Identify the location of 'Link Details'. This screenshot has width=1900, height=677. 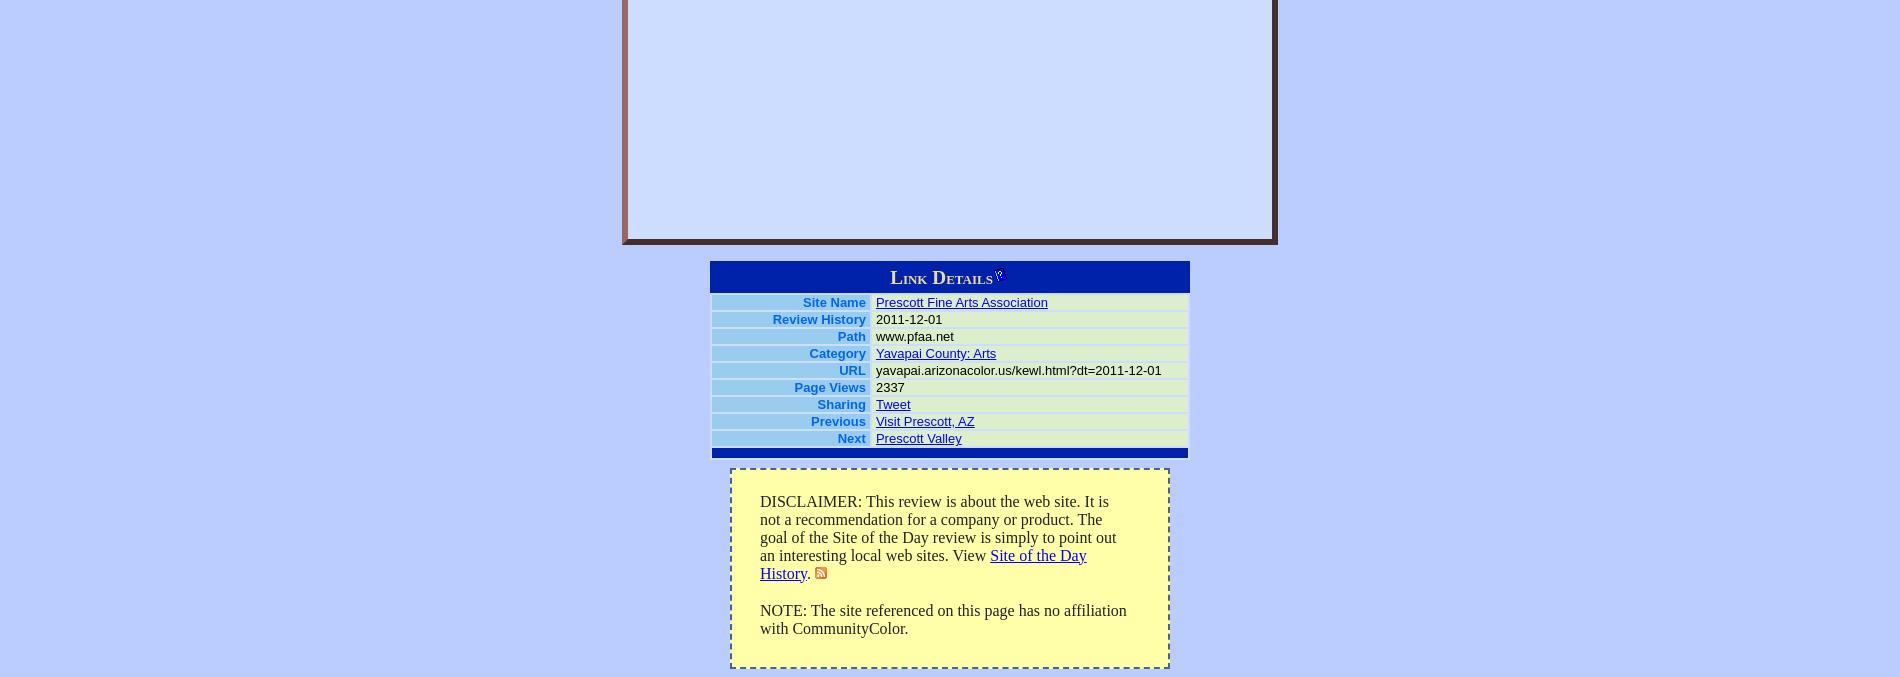
(940, 276).